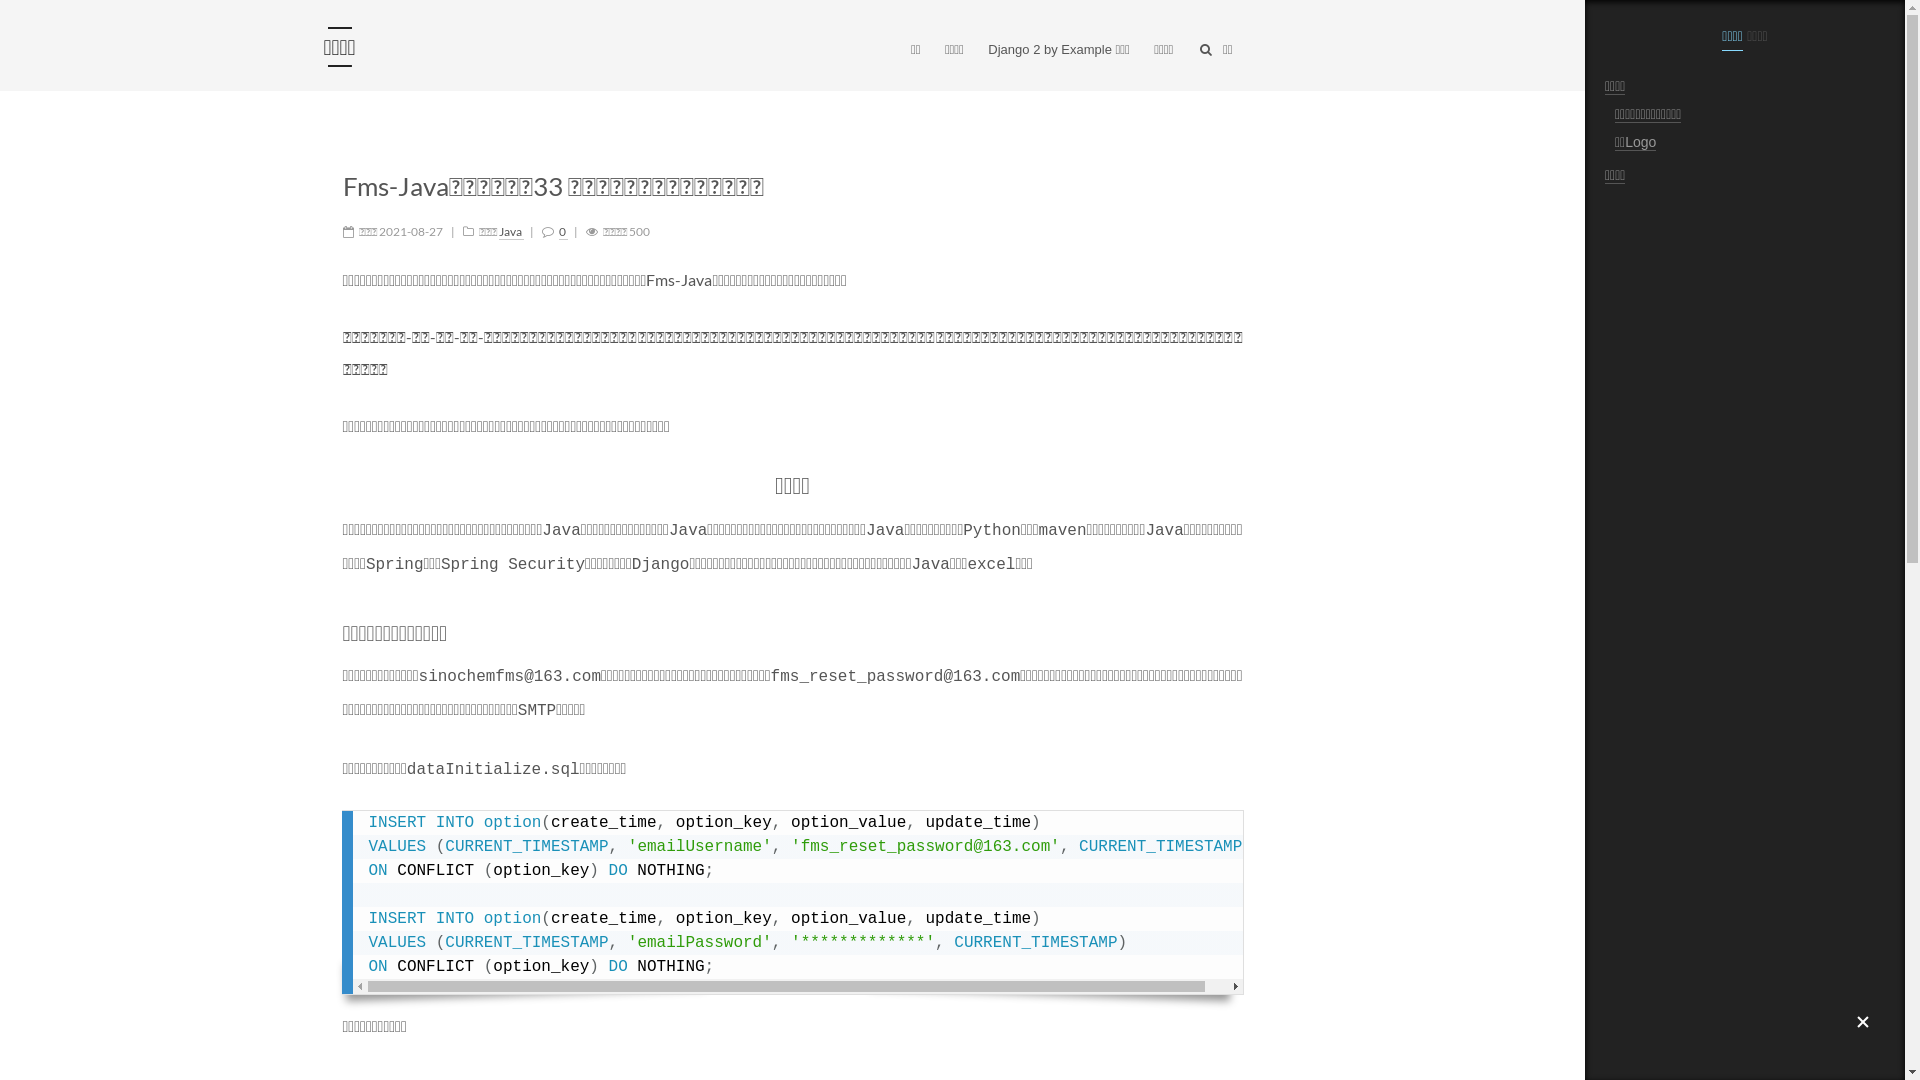 The height and width of the screenshot is (1080, 1920). What do you see at coordinates (561, 230) in the screenshot?
I see `'0'` at bounding box center [561, 230].